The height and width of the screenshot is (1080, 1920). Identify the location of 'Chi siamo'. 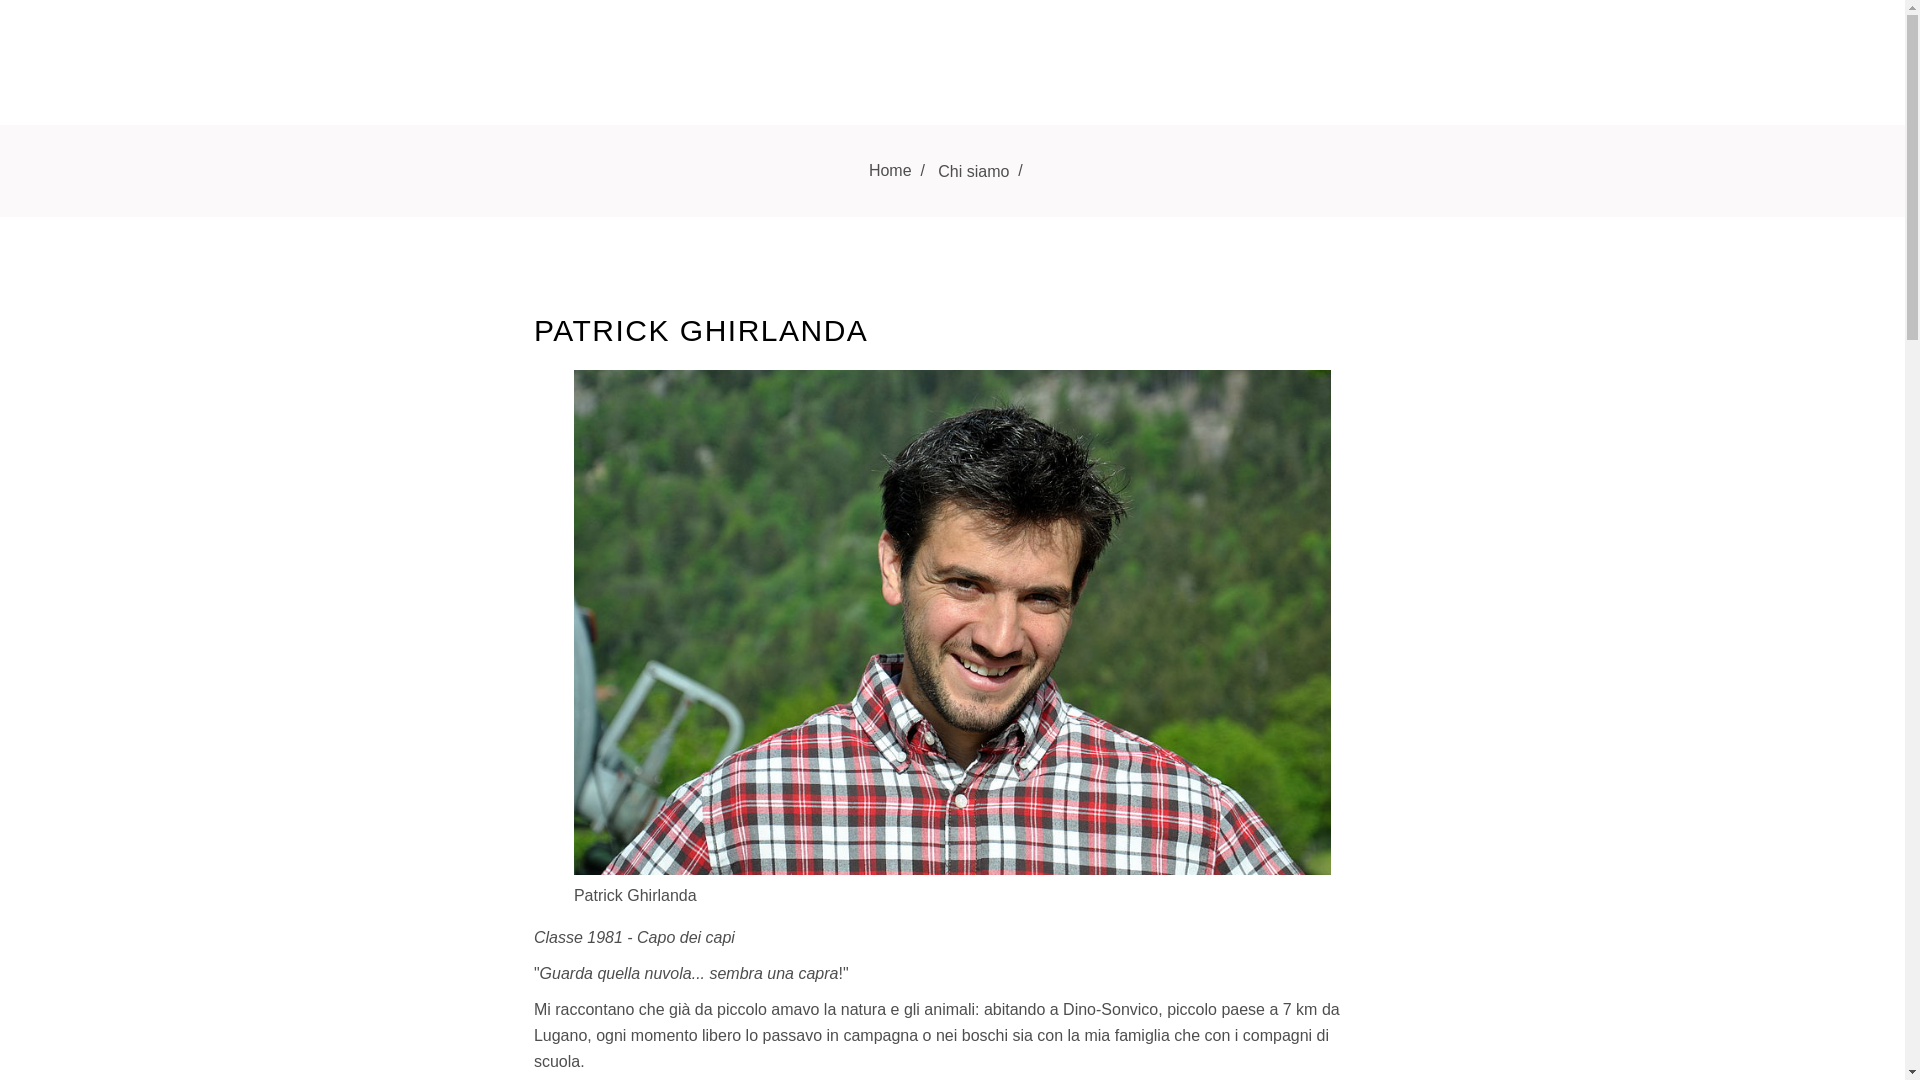
(973, 171).